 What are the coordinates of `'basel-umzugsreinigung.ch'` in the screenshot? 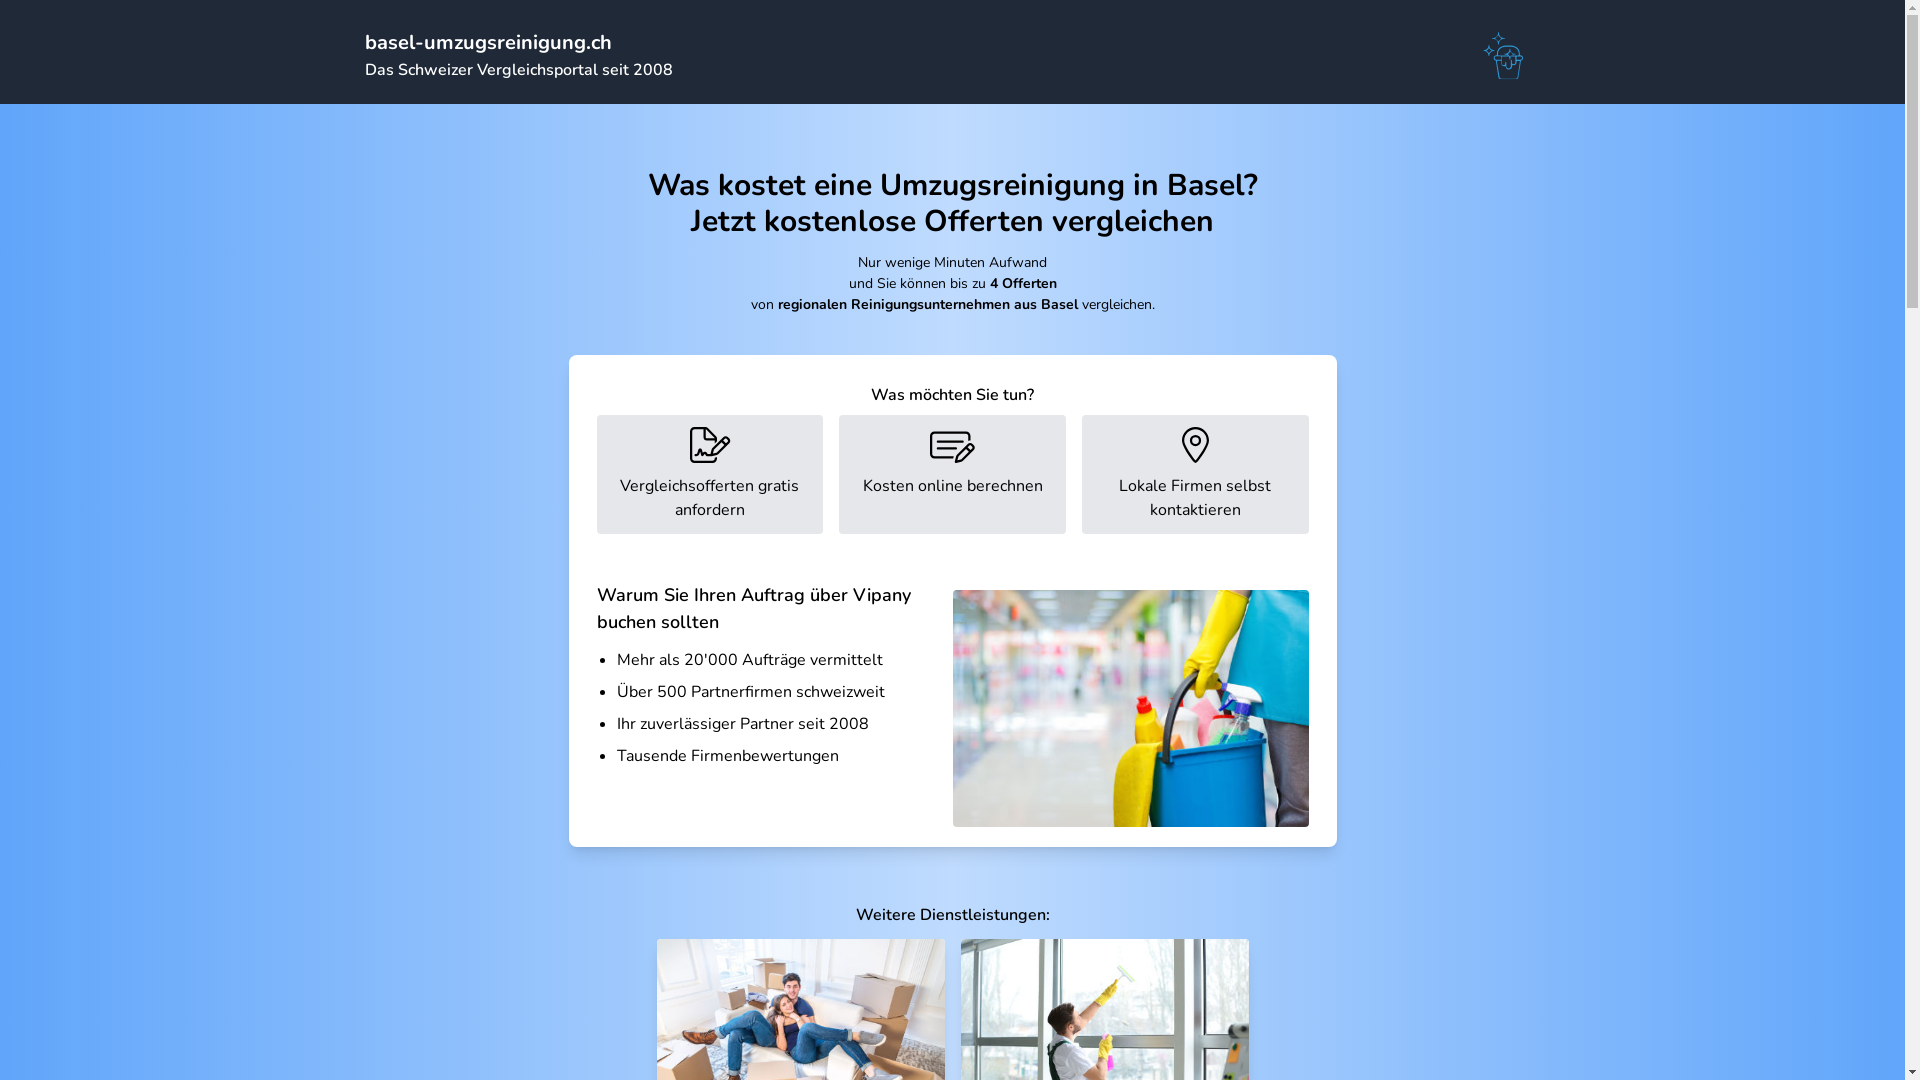 It's located at (487, 42).